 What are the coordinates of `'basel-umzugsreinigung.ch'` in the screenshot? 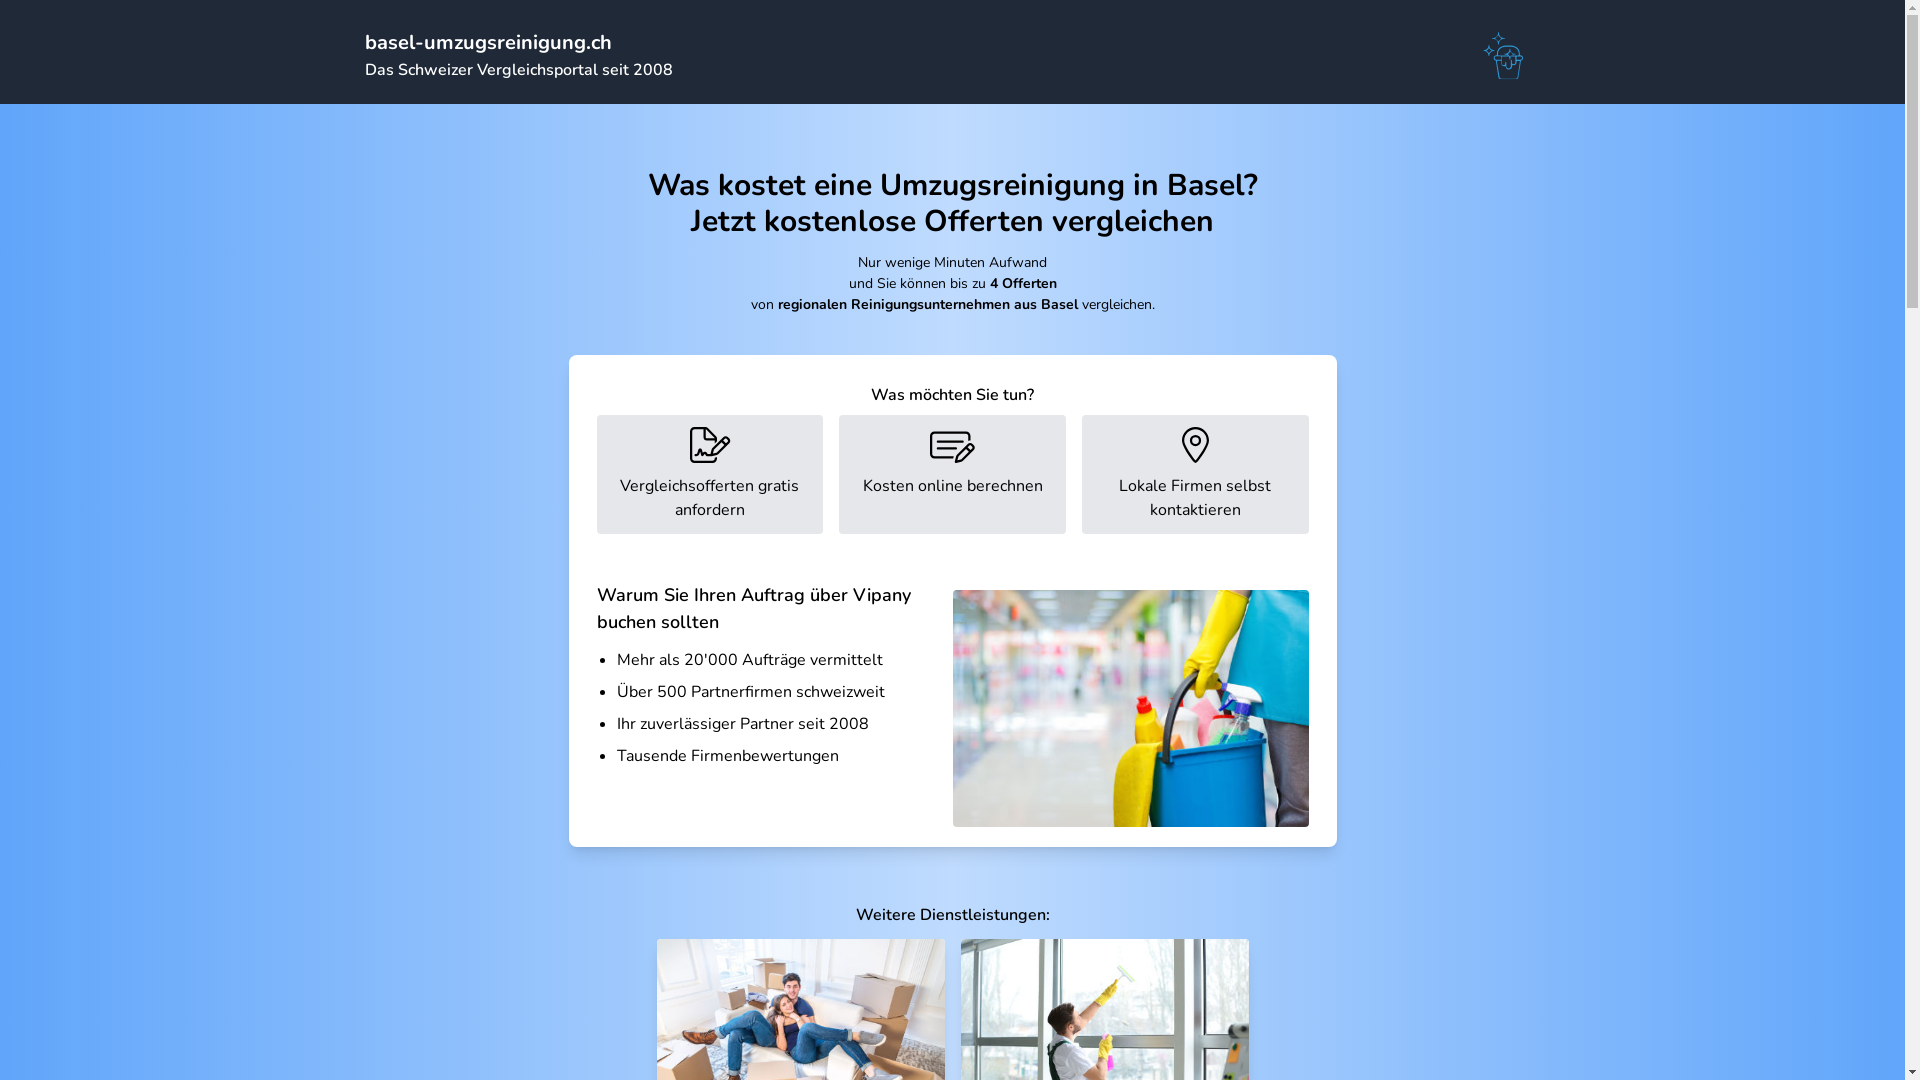 It's located at (487, 42).